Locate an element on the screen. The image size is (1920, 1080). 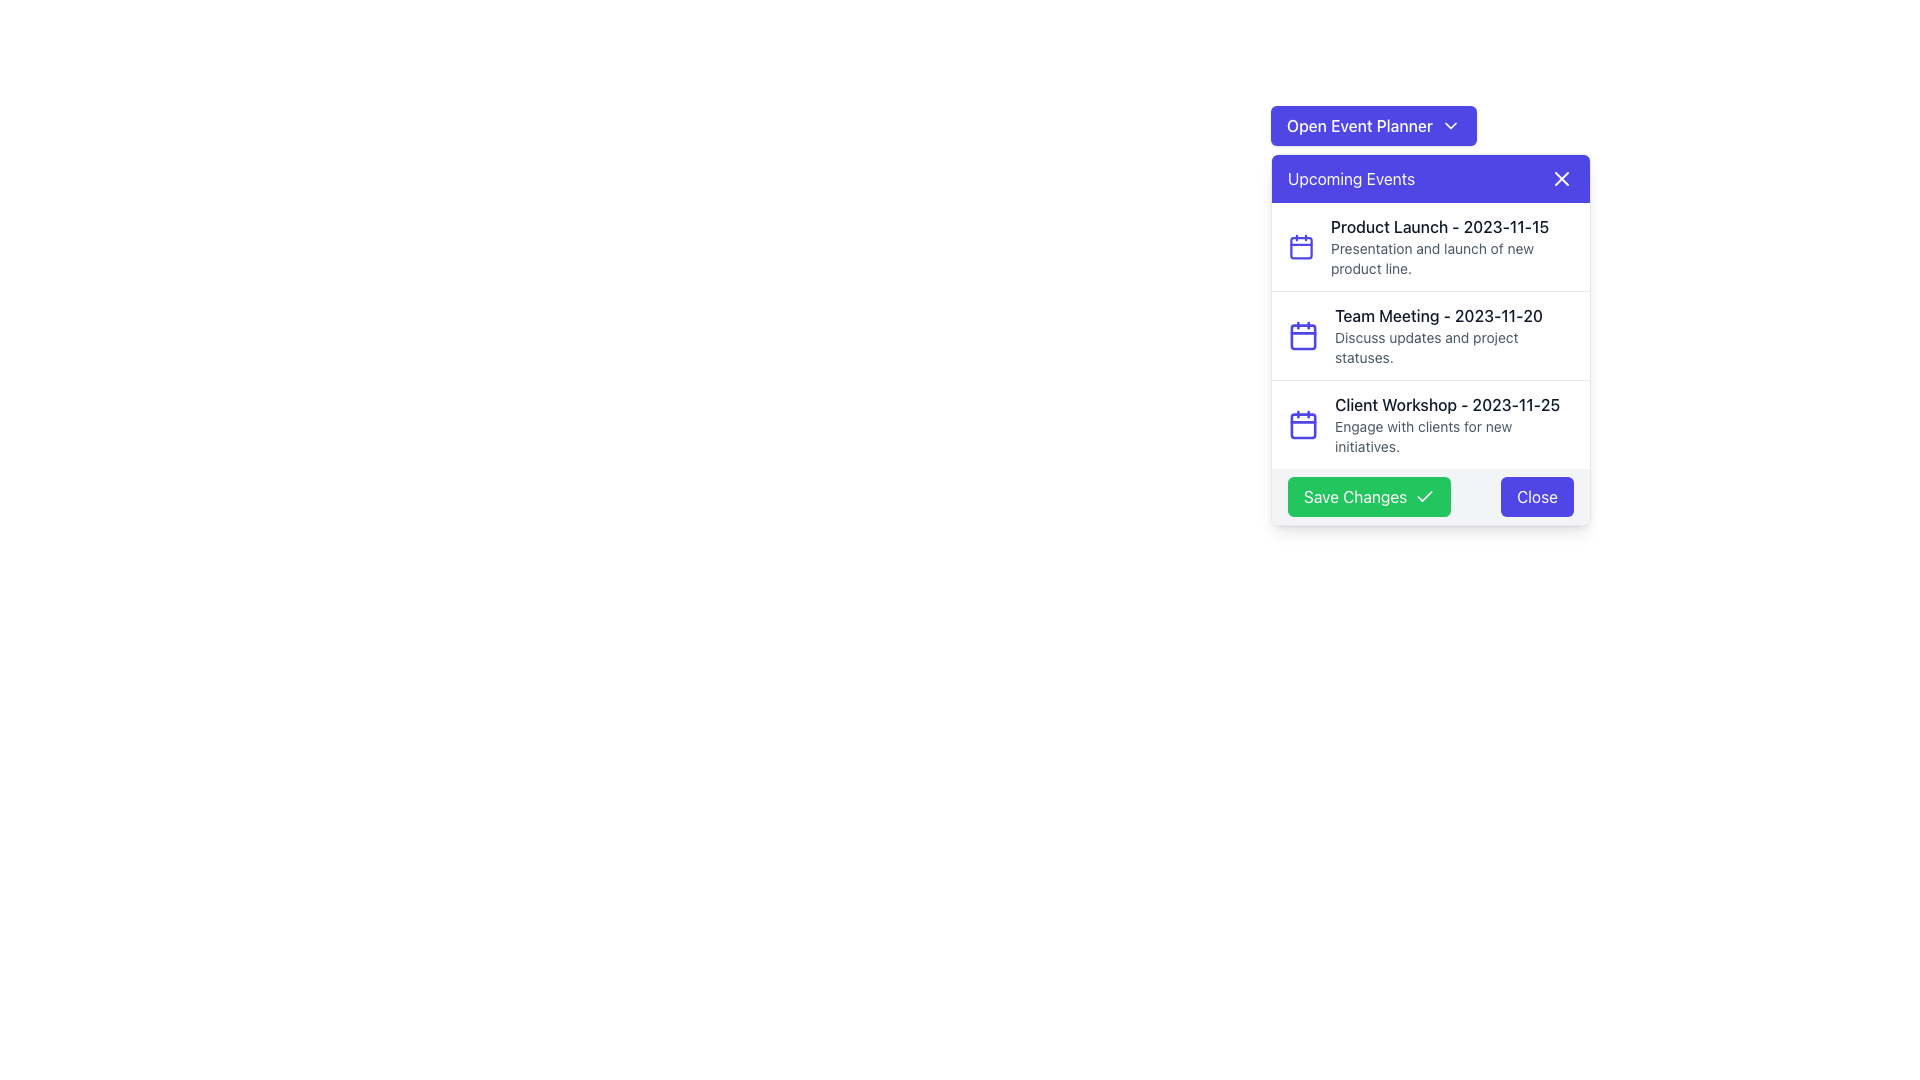
text from the first item in the 'Upcoming Events' list, which provides details about an upcoming product launch event is located at coordinates (1452, 245).